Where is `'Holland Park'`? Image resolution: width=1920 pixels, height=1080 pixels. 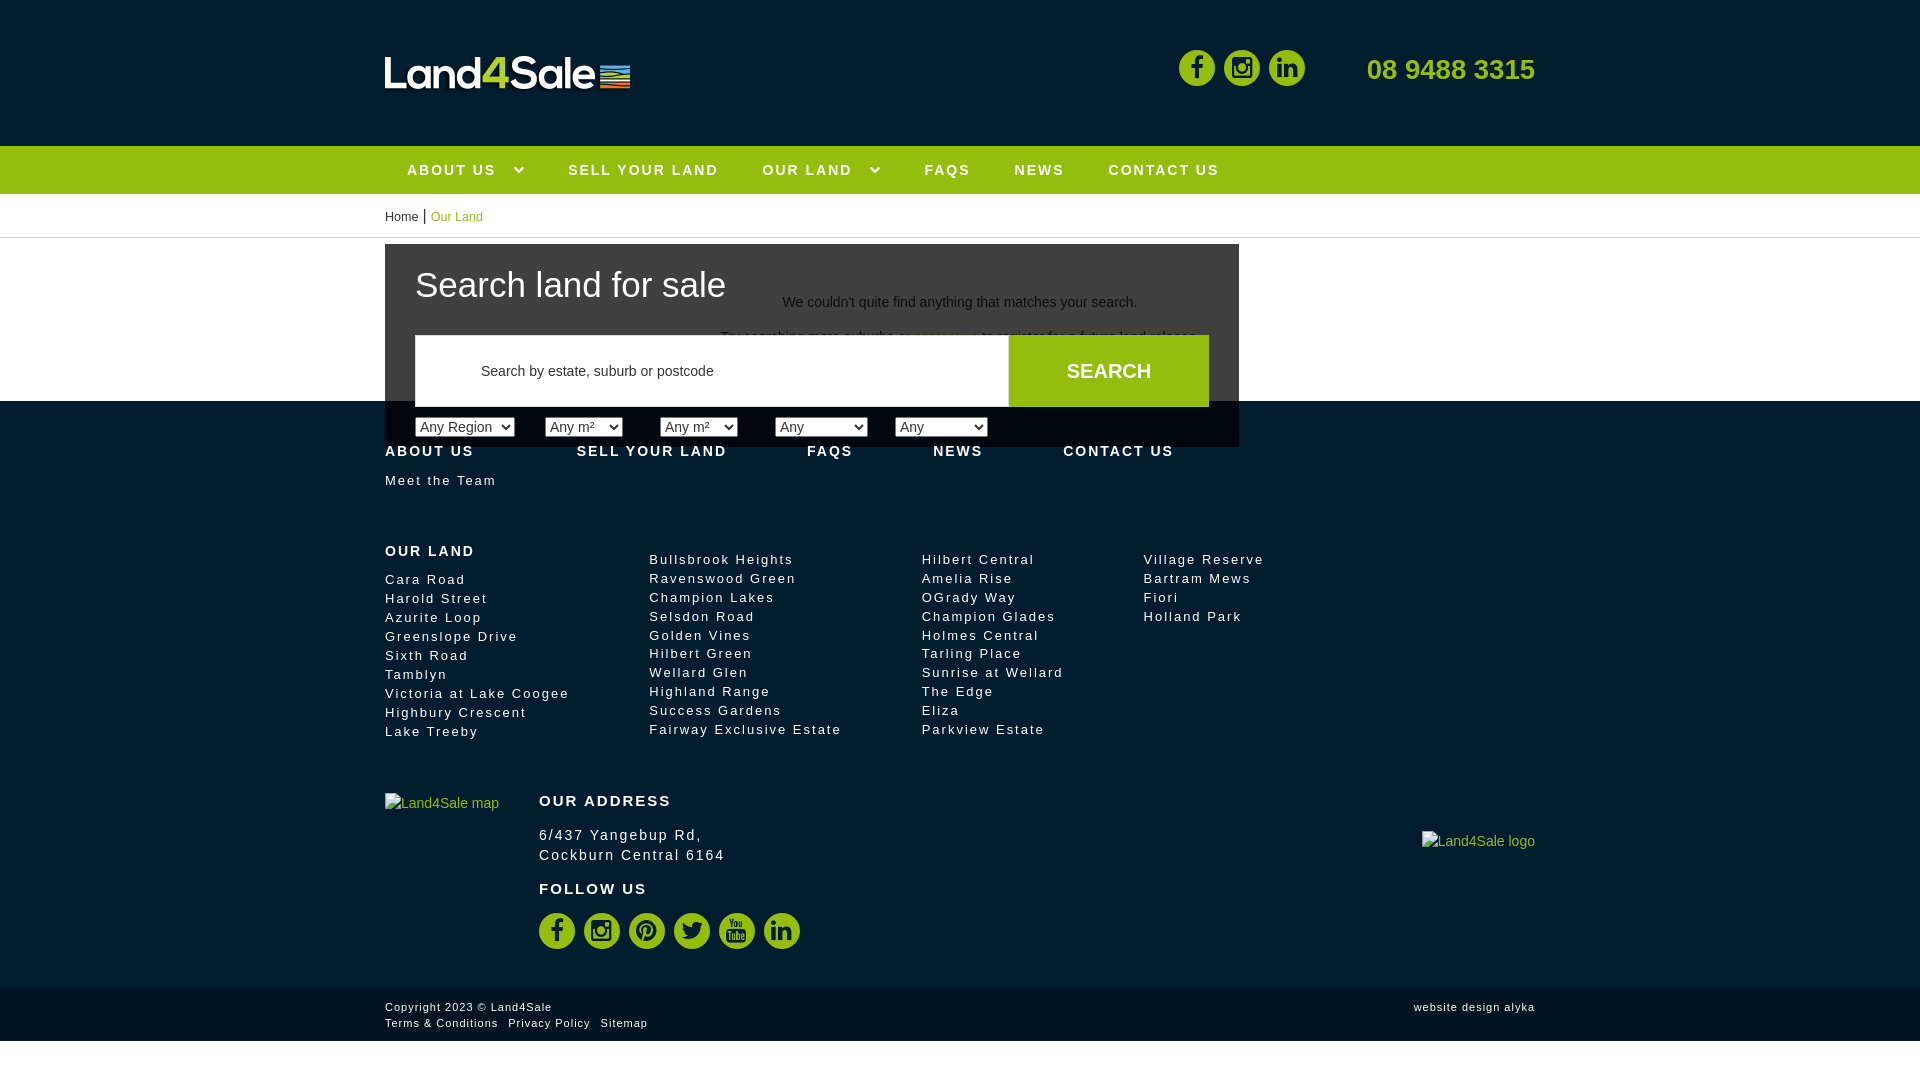
'Holland Park' is located at coordinates (1143, 615).